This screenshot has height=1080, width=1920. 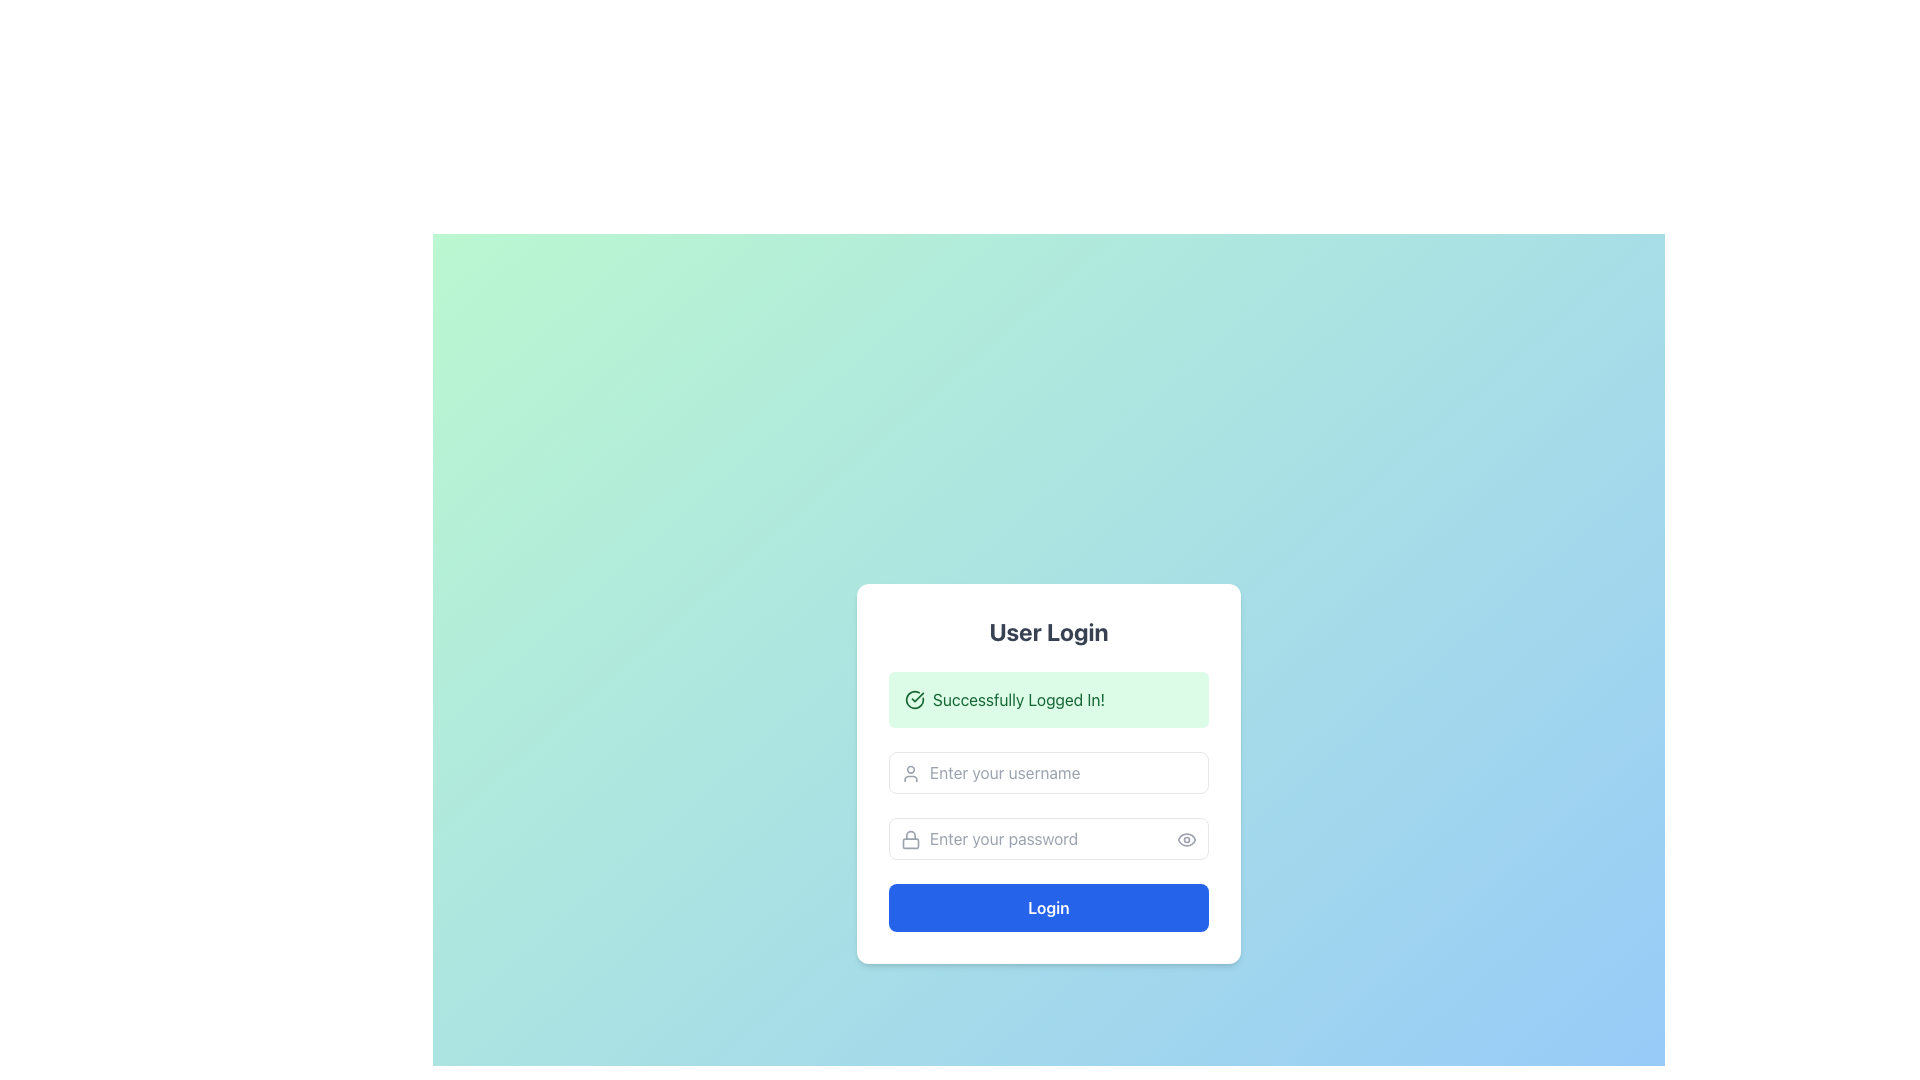 What do you see at coordinates (1048, 771) in the screenshot?
I see `on the text input field for entering a username, which is the first input field in a form styled as a card, located below the 'Successfully Logged In!' notification and above the password input field` at bounding box center [1048, 771].